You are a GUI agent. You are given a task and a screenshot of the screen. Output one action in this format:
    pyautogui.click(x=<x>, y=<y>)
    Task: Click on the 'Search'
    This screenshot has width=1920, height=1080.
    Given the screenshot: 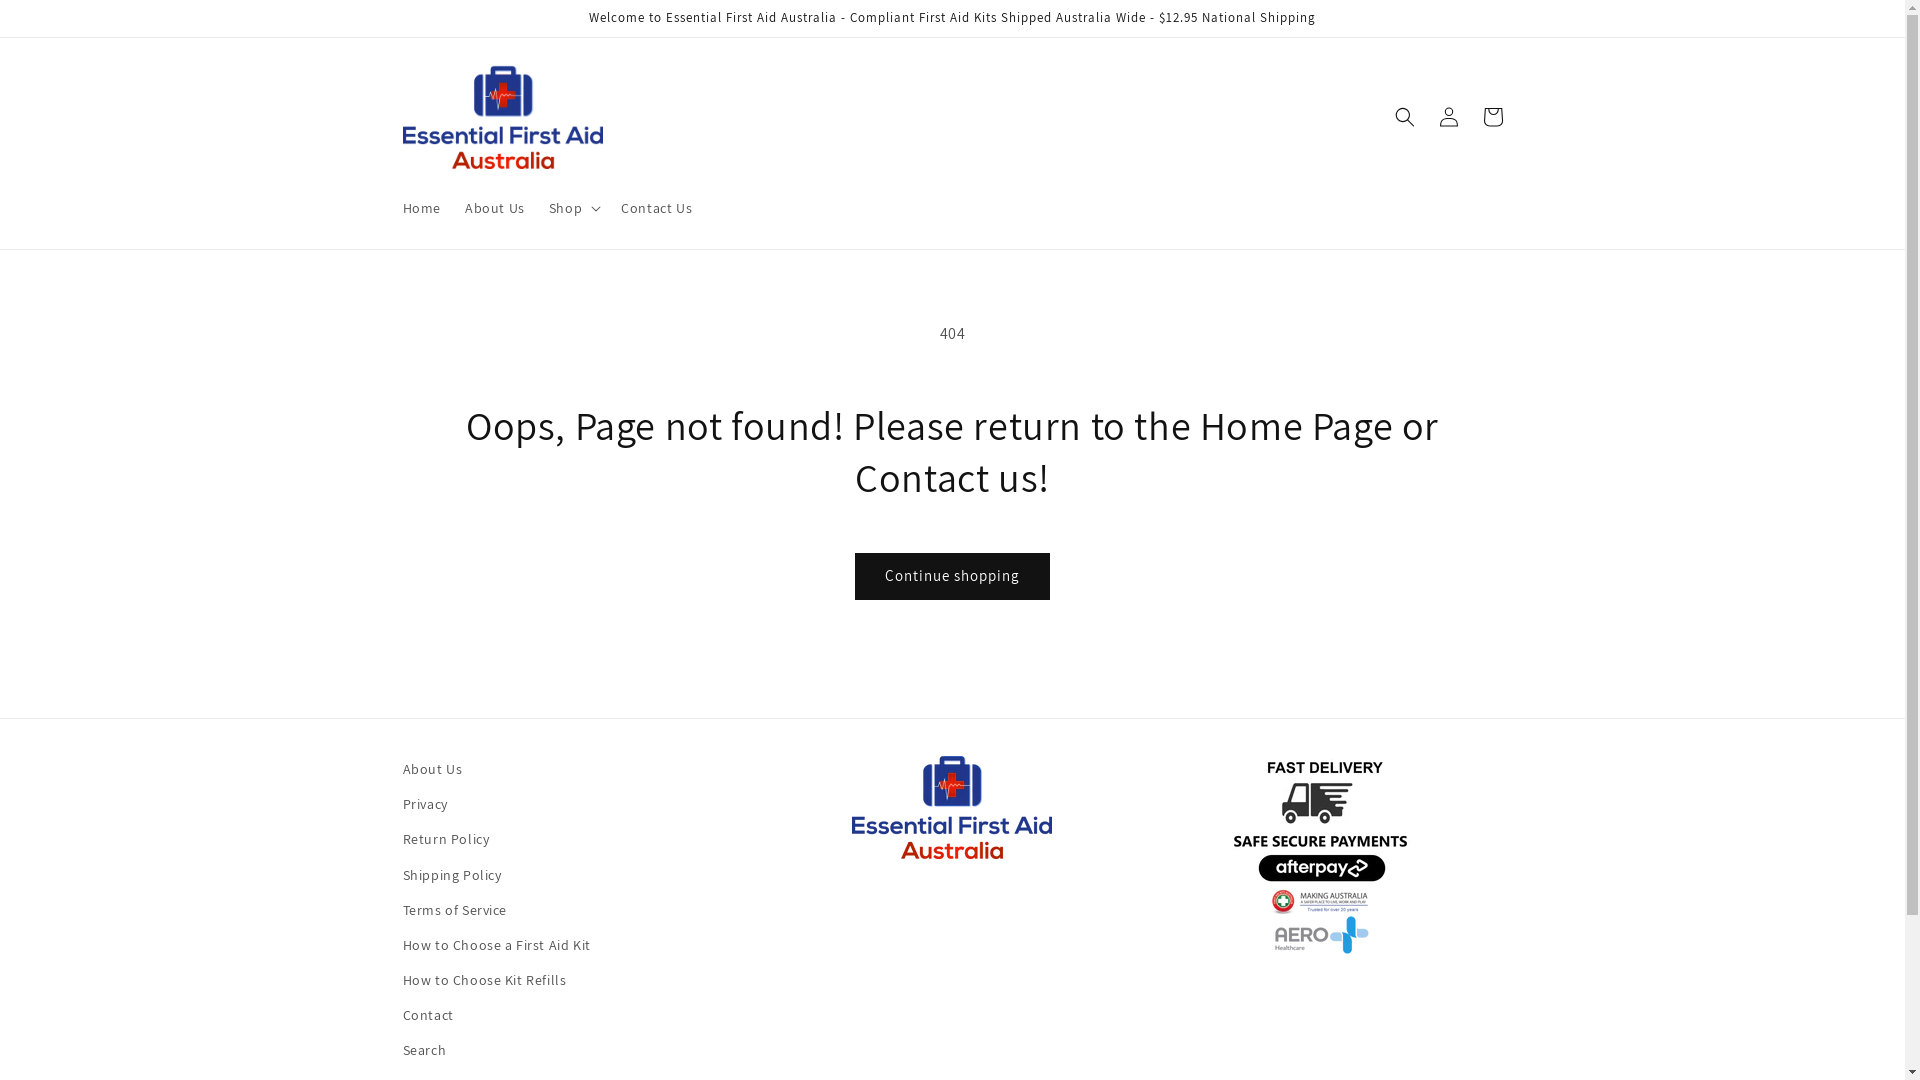 What is the action you would take?
    pyautogui.click(x=422, y=1049)
    